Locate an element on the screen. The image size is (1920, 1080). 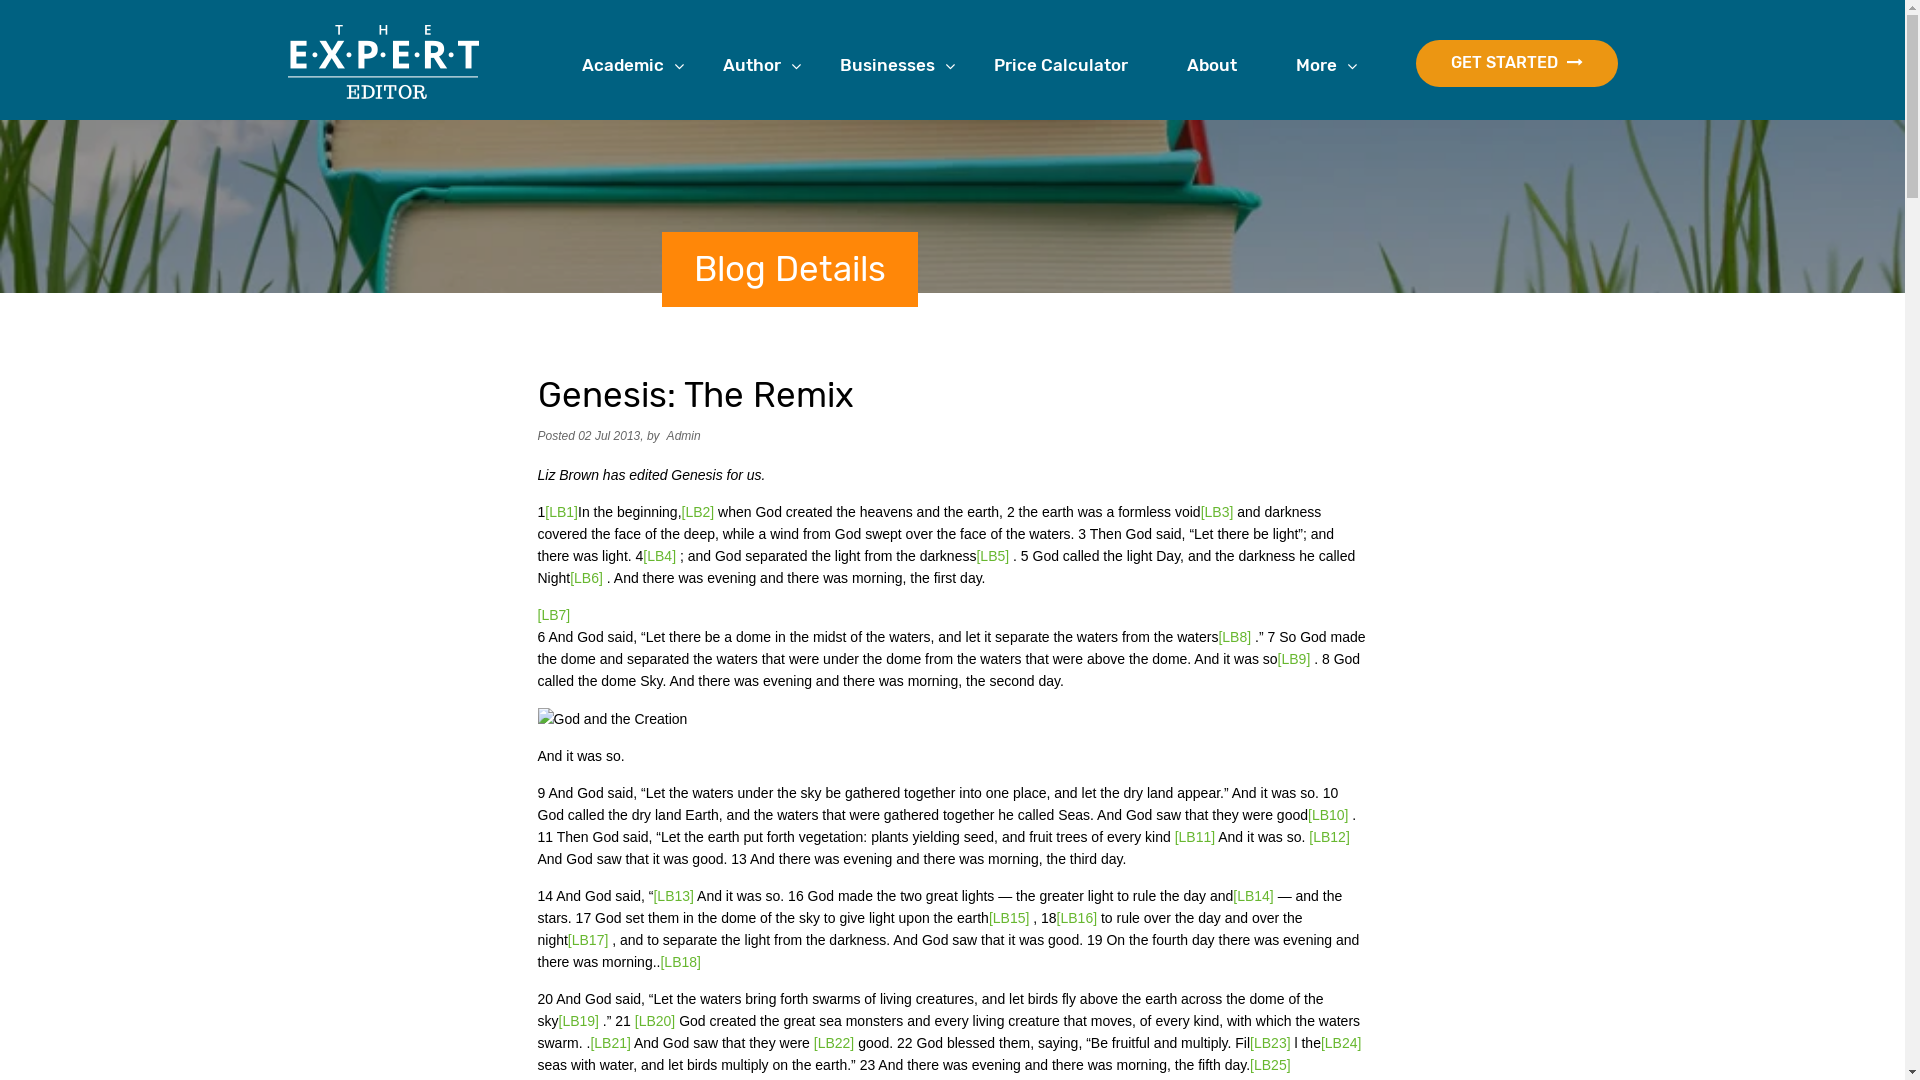
'[LB25]' is located at coordinates (1269, 1063).